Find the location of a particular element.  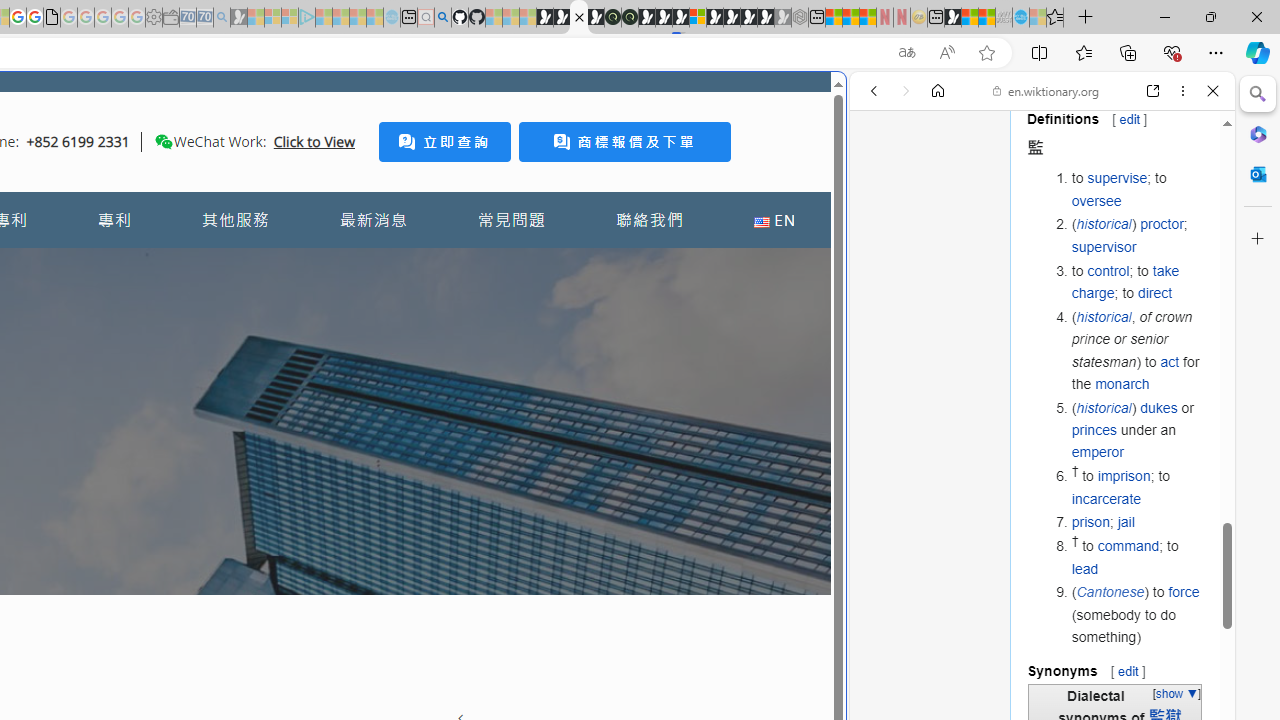

'Future Focus Report 2024' is located at coordinates (628, 17).